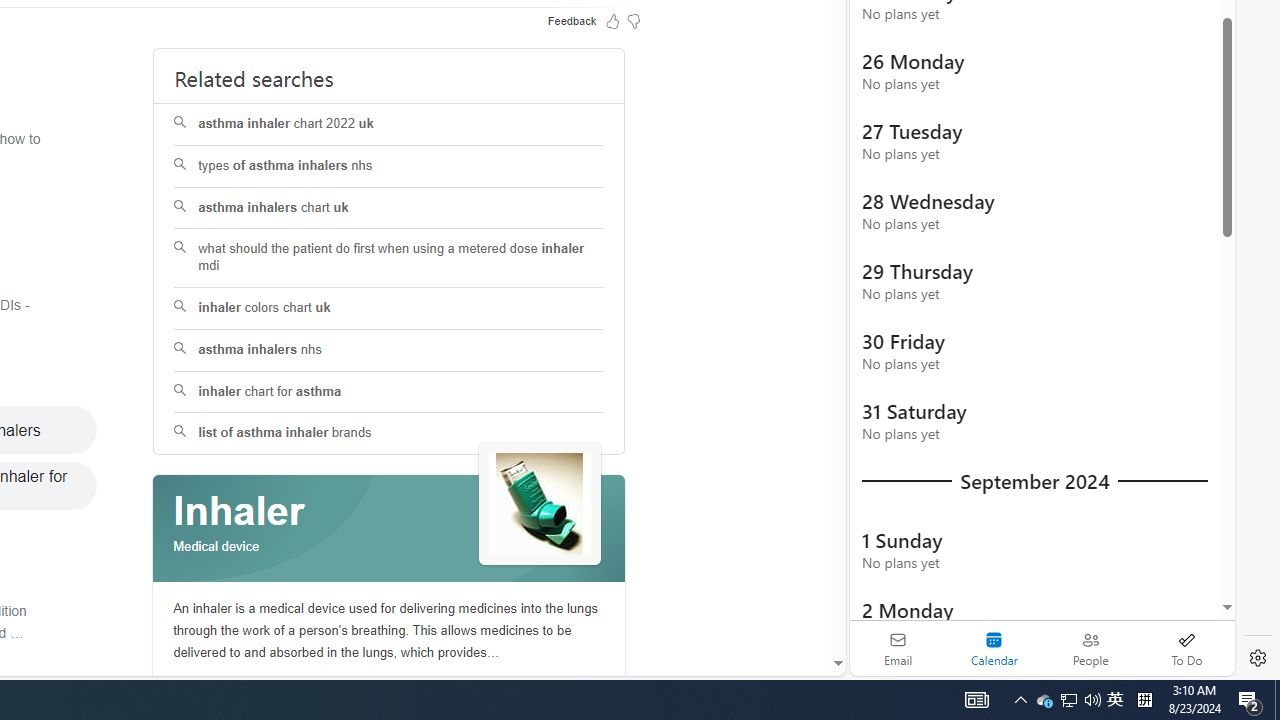  I want to click on 'asthma inhalers chart uk', so click(389, 208).